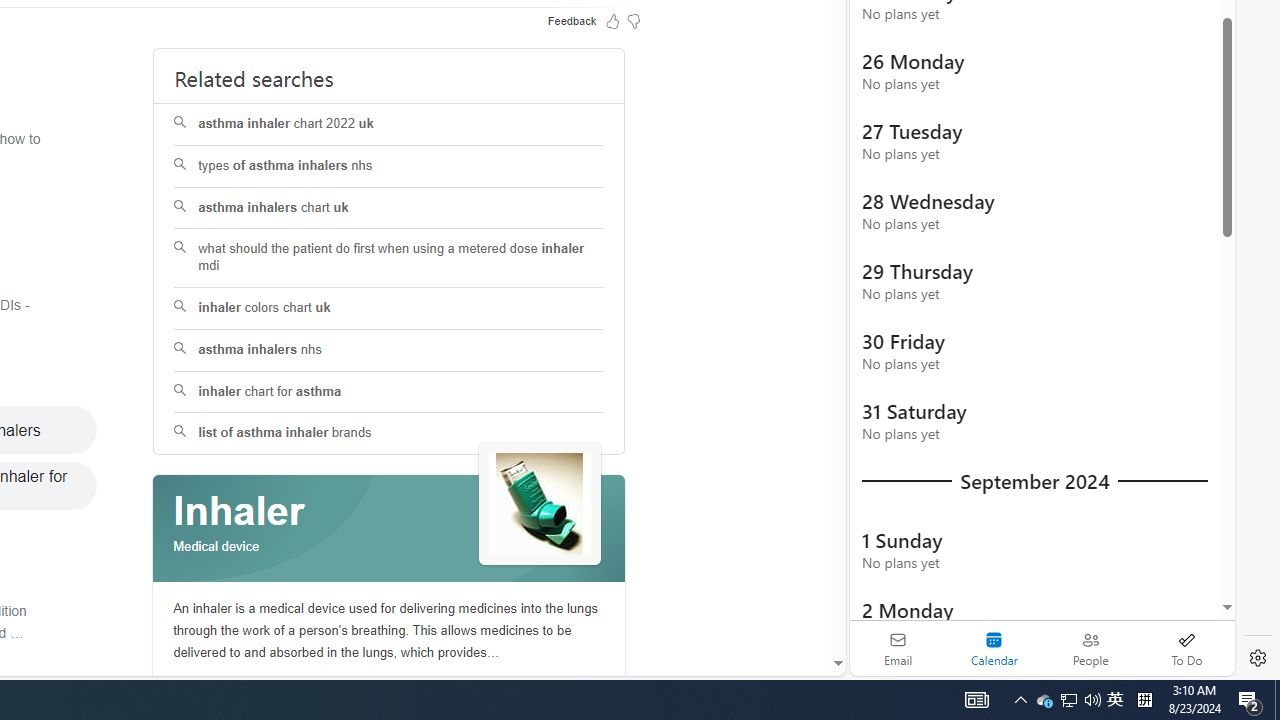  I want to click on 'asthma inhalers chart uk', so click(389, 208).